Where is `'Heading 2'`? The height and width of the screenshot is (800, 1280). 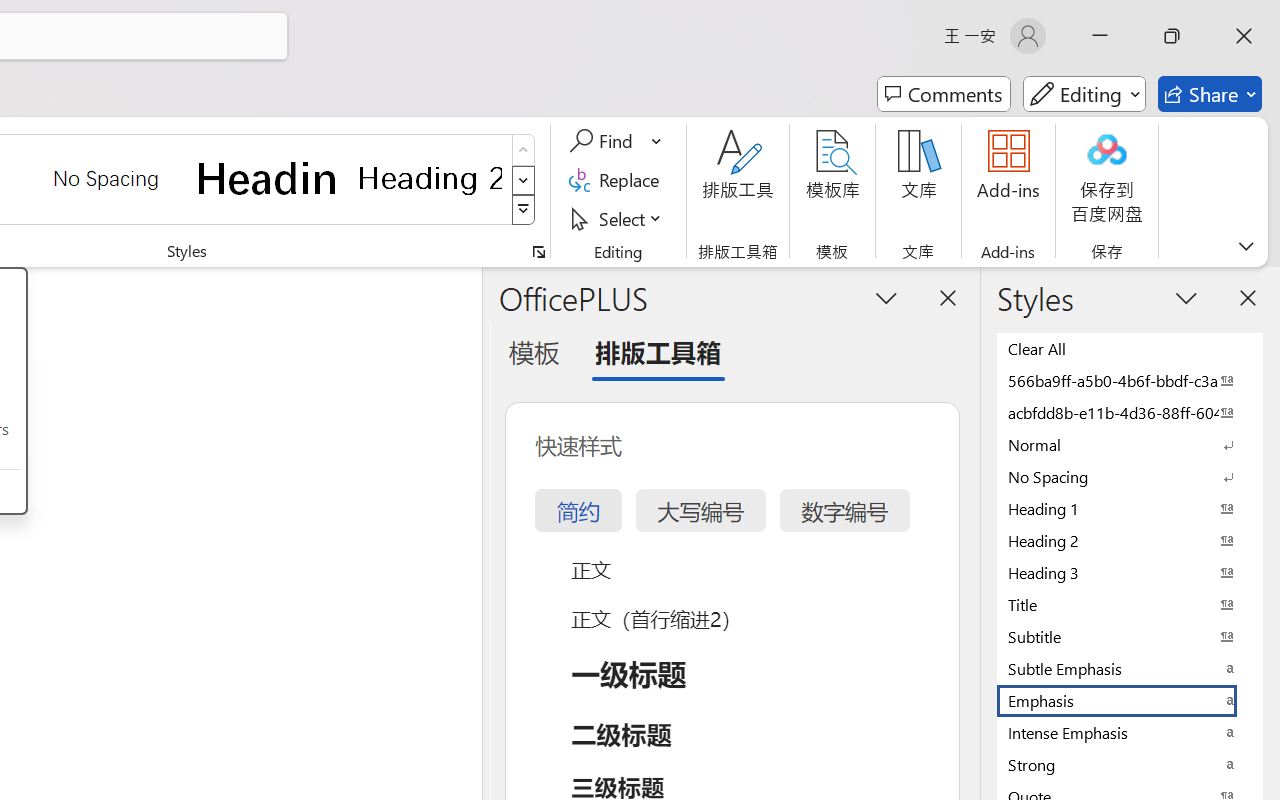 'Heading 2' is located at coordinates (429, 177).